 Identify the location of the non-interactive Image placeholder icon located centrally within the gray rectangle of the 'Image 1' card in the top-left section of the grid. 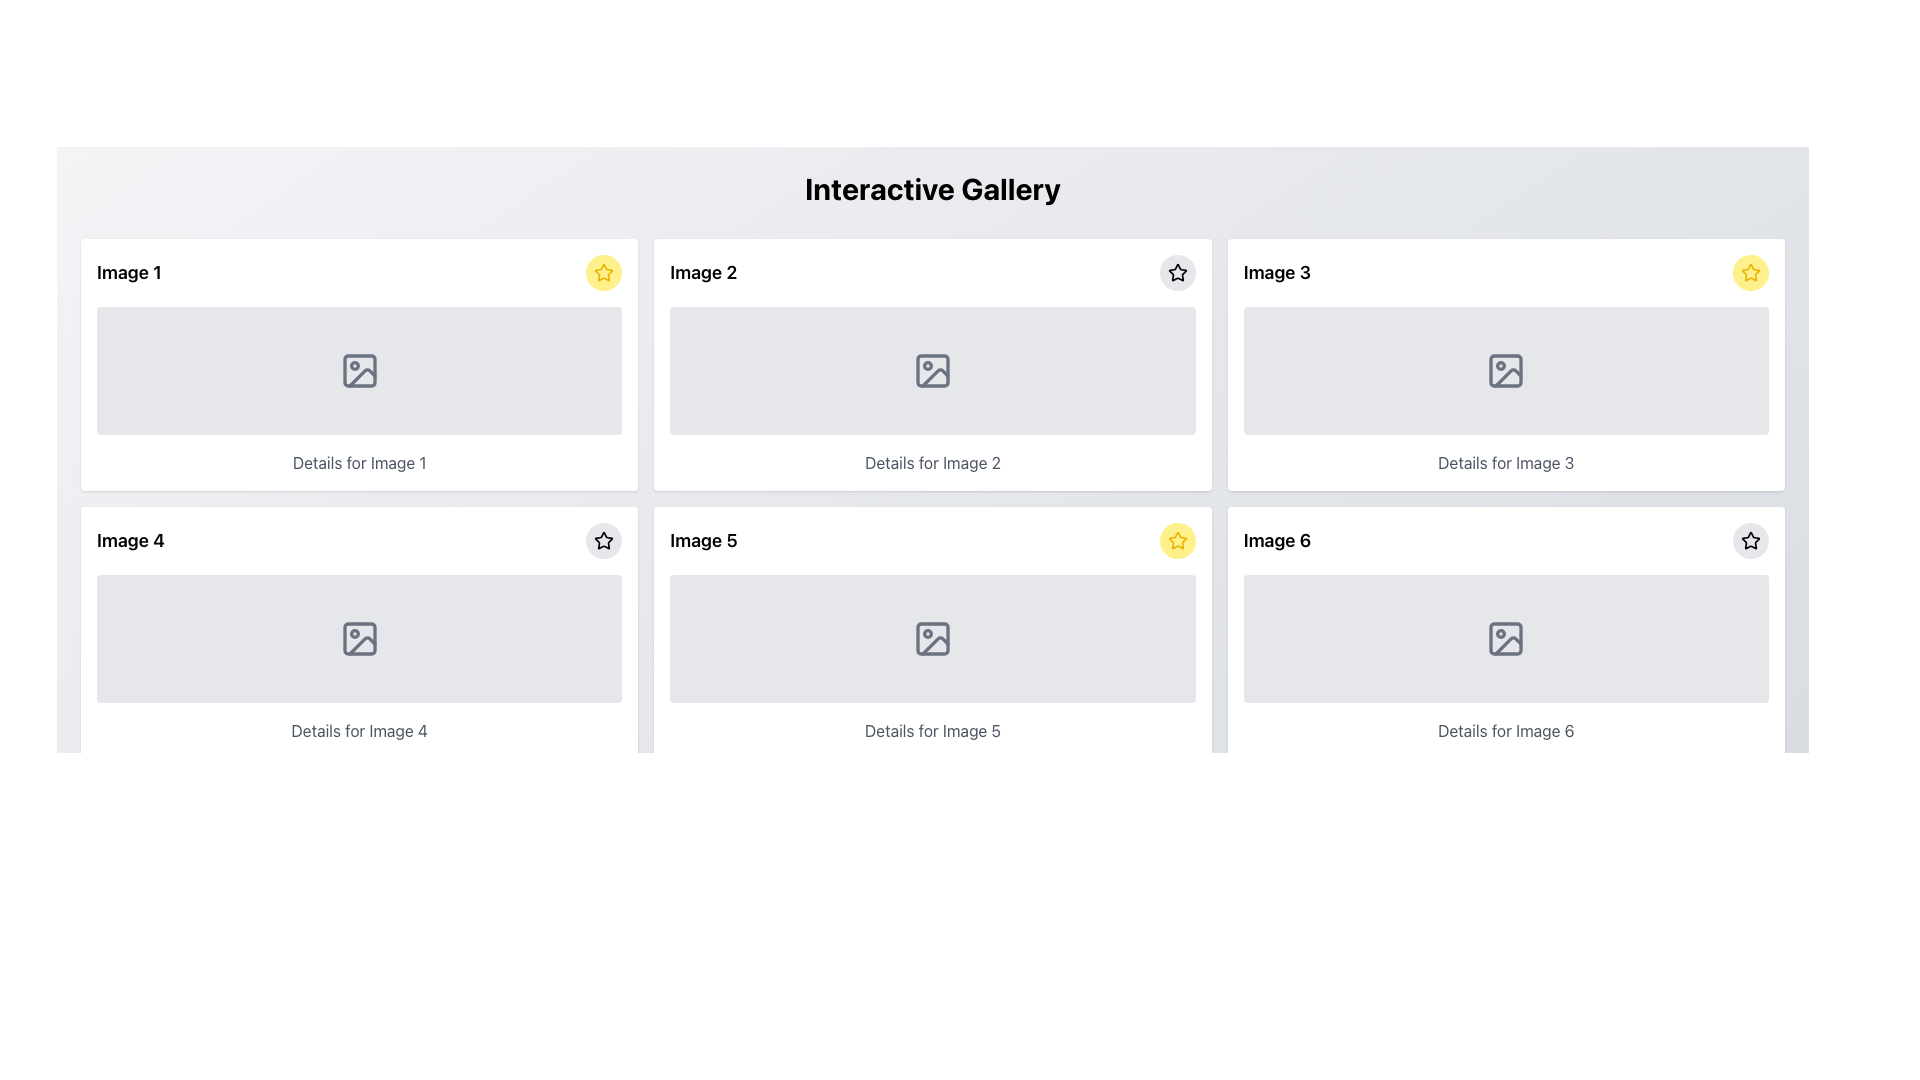
(359, 370).